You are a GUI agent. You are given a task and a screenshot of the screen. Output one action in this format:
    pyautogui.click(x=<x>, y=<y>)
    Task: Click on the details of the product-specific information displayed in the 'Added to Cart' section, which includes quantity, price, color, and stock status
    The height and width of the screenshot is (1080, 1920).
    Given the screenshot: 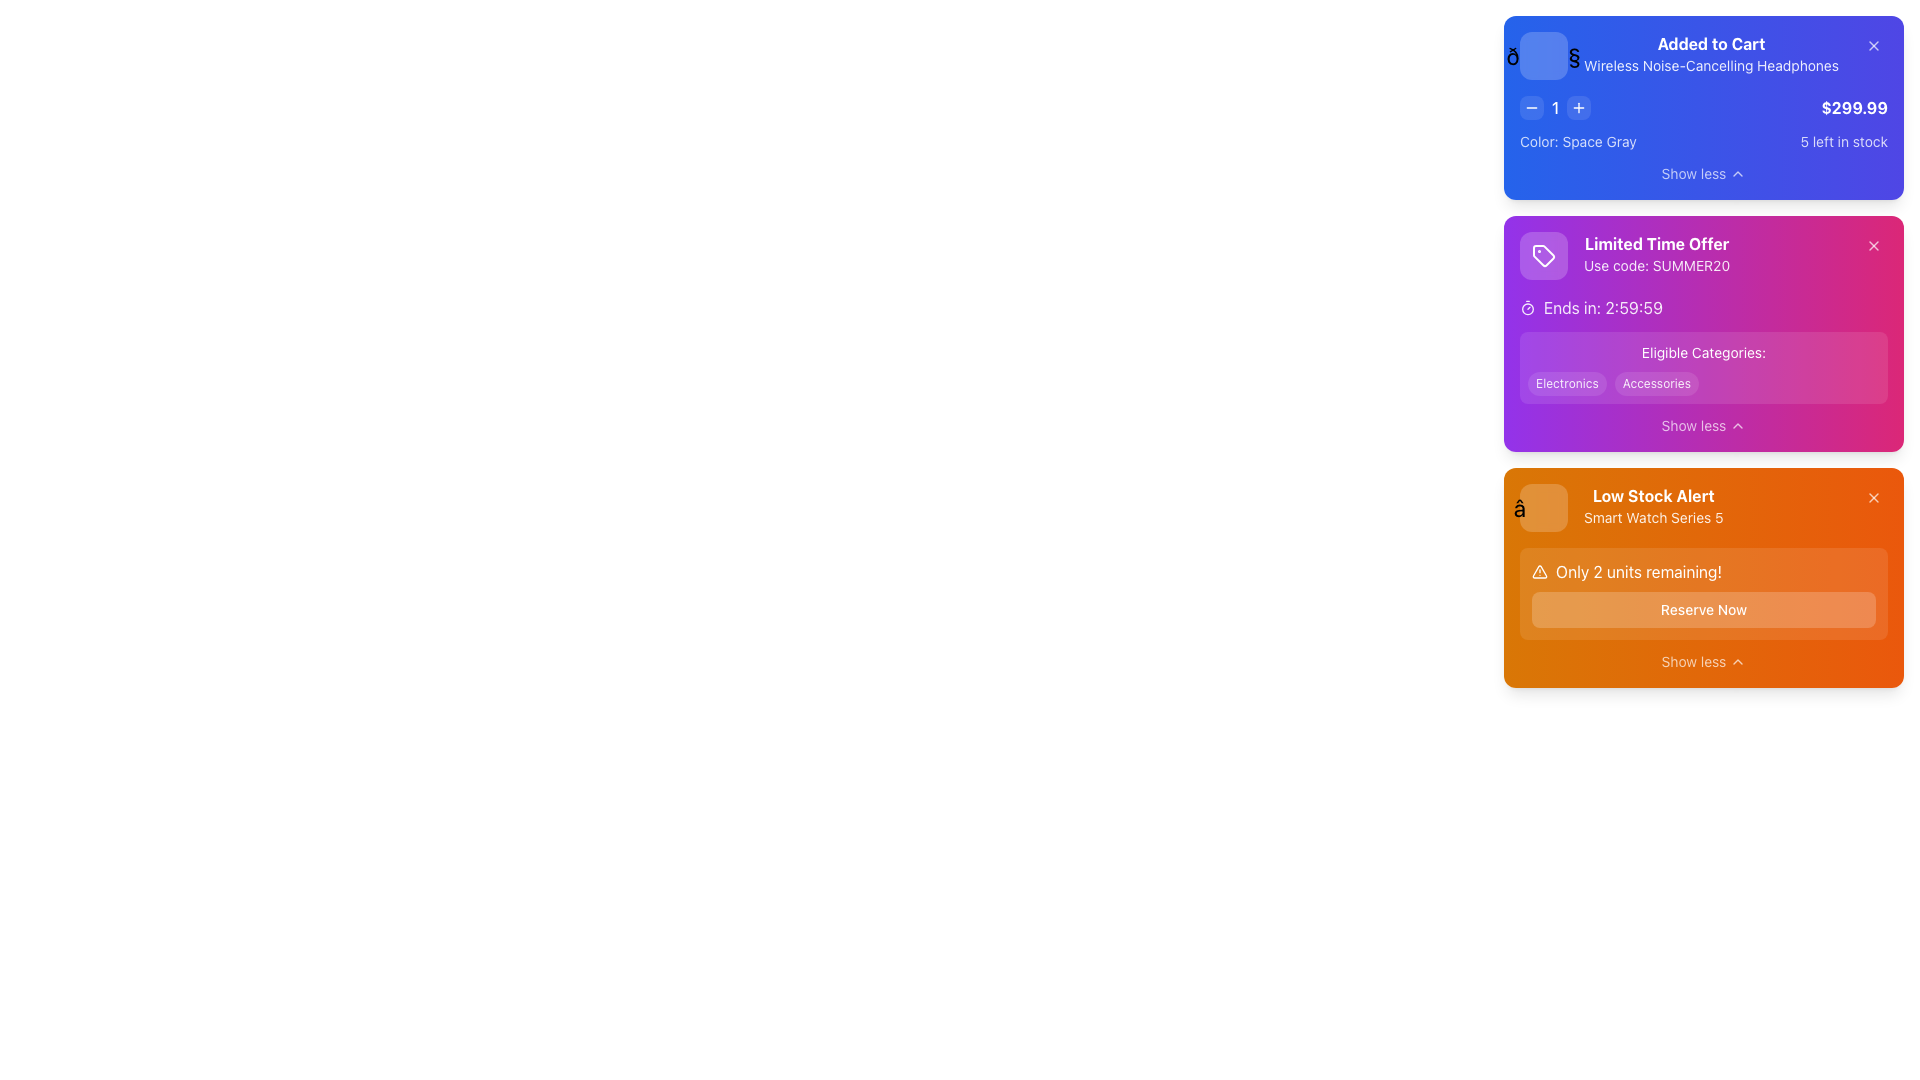 What is the action you would take?
    pyautogui.click(x=1703, y=123)
    